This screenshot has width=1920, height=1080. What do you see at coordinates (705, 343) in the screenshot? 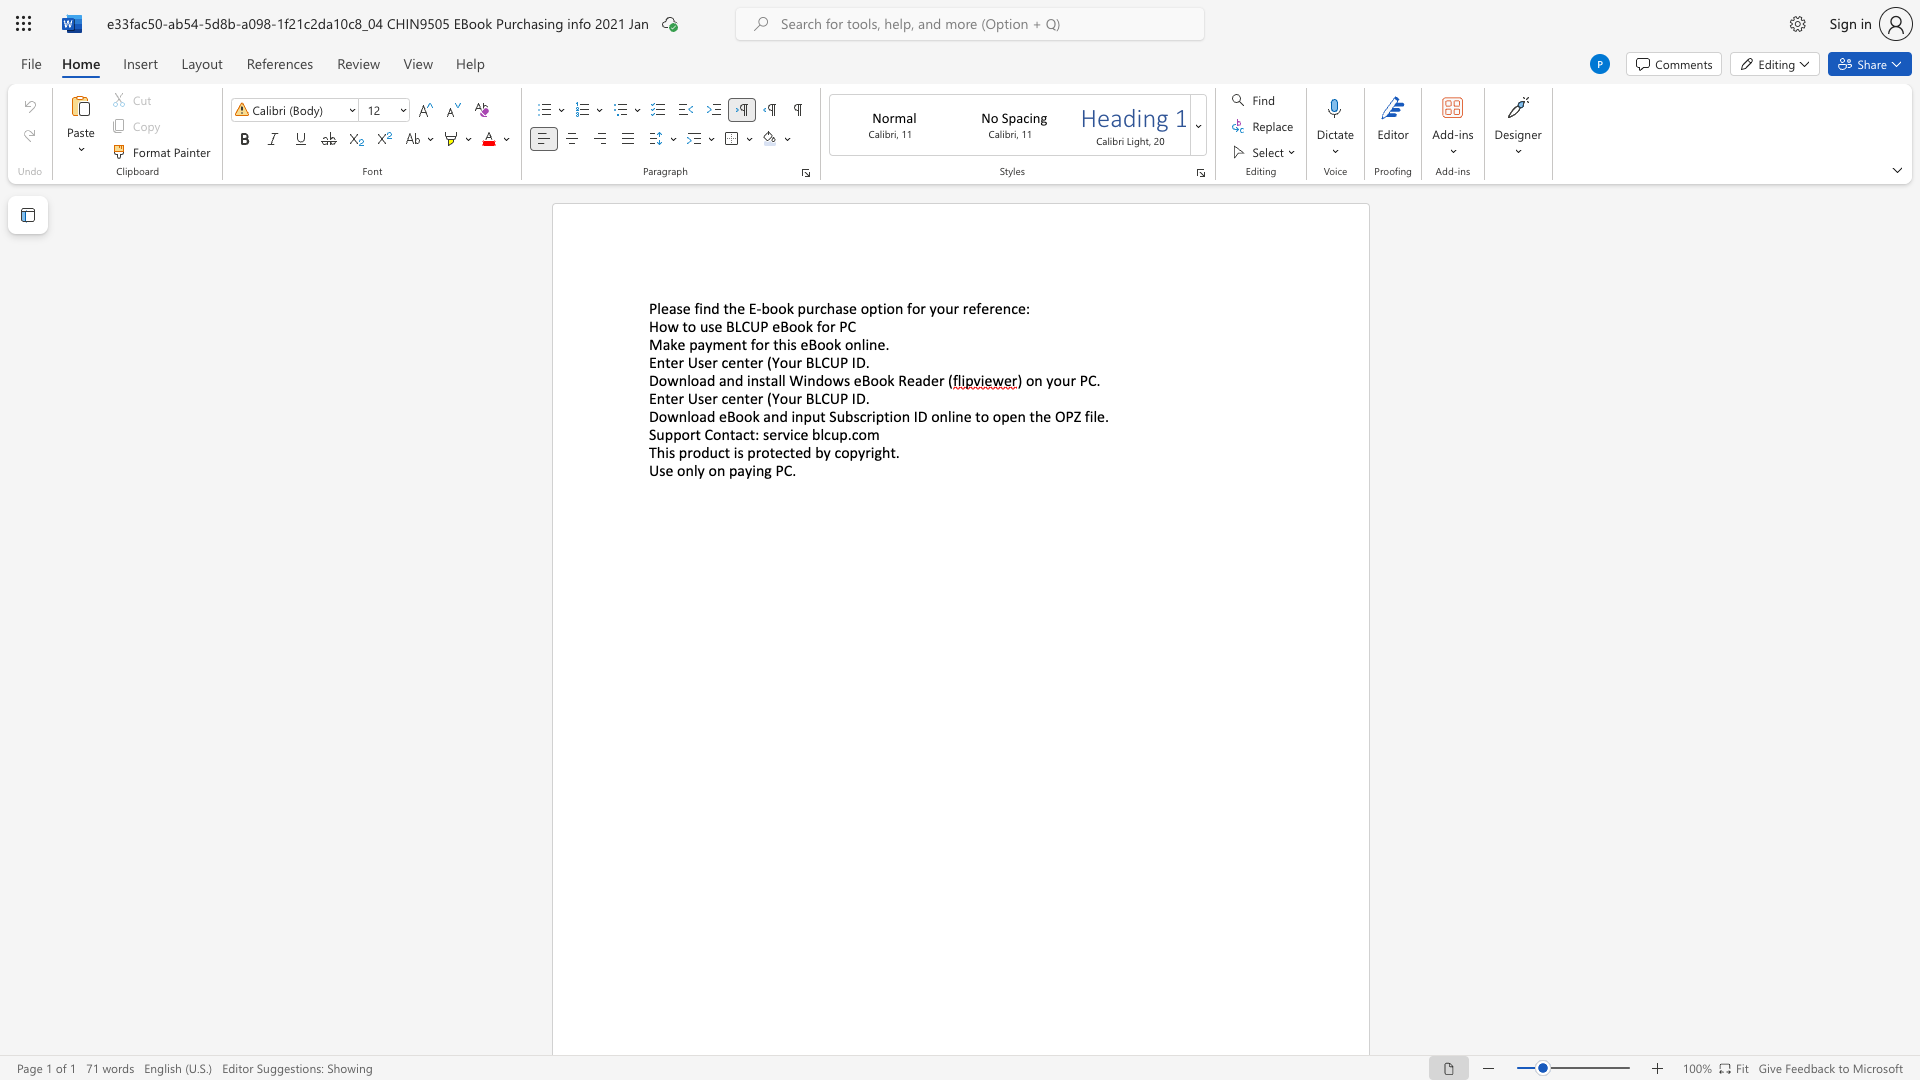
I see `the subset text "yment for th" within the text "Make payment for this eBook online."` at bounding box center [705, 343].